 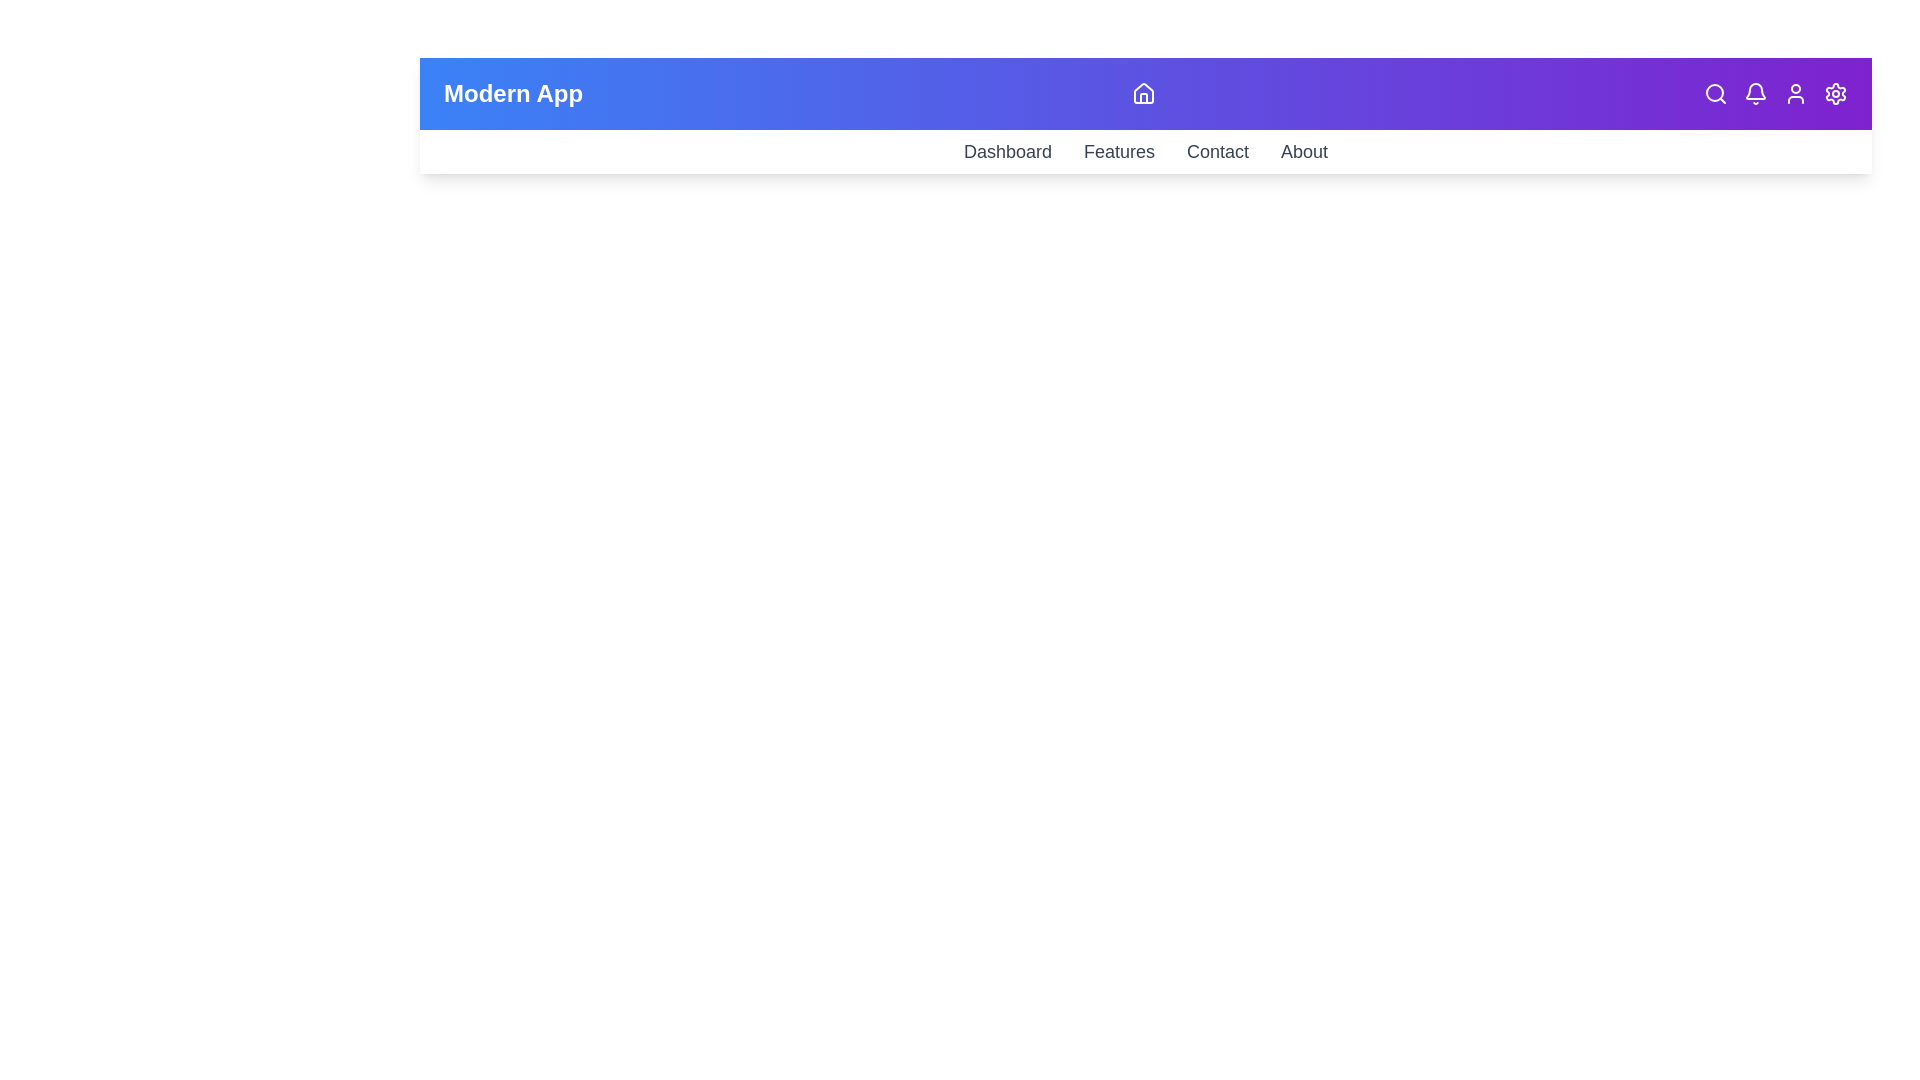 I want to click on the User icon to simulate its action, so click(x=1795, y=93).